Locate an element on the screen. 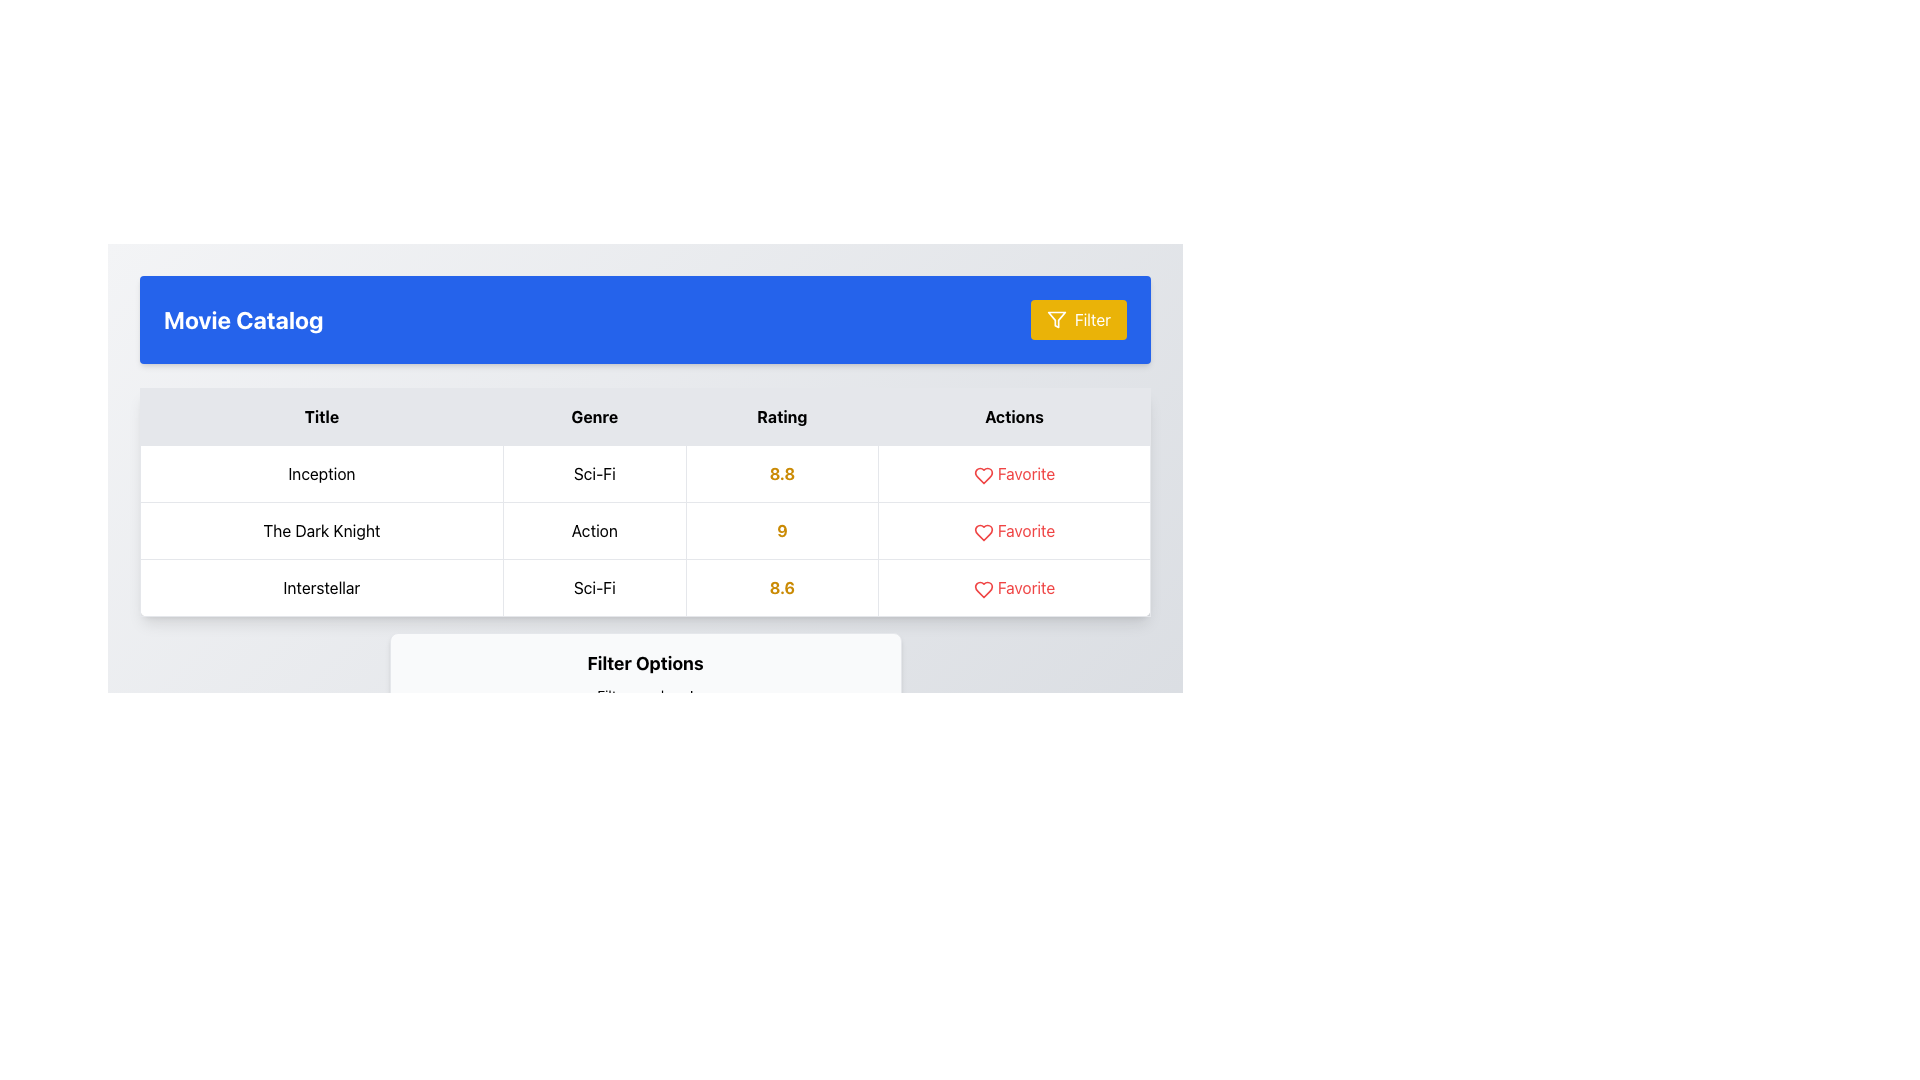 The width and height of the screenshot is (1920, 1080). the bold, large-sized textual header displaying 'Movie Catalog' located at the top-left corner of the blue header panel is located at coordinates (242, 319).